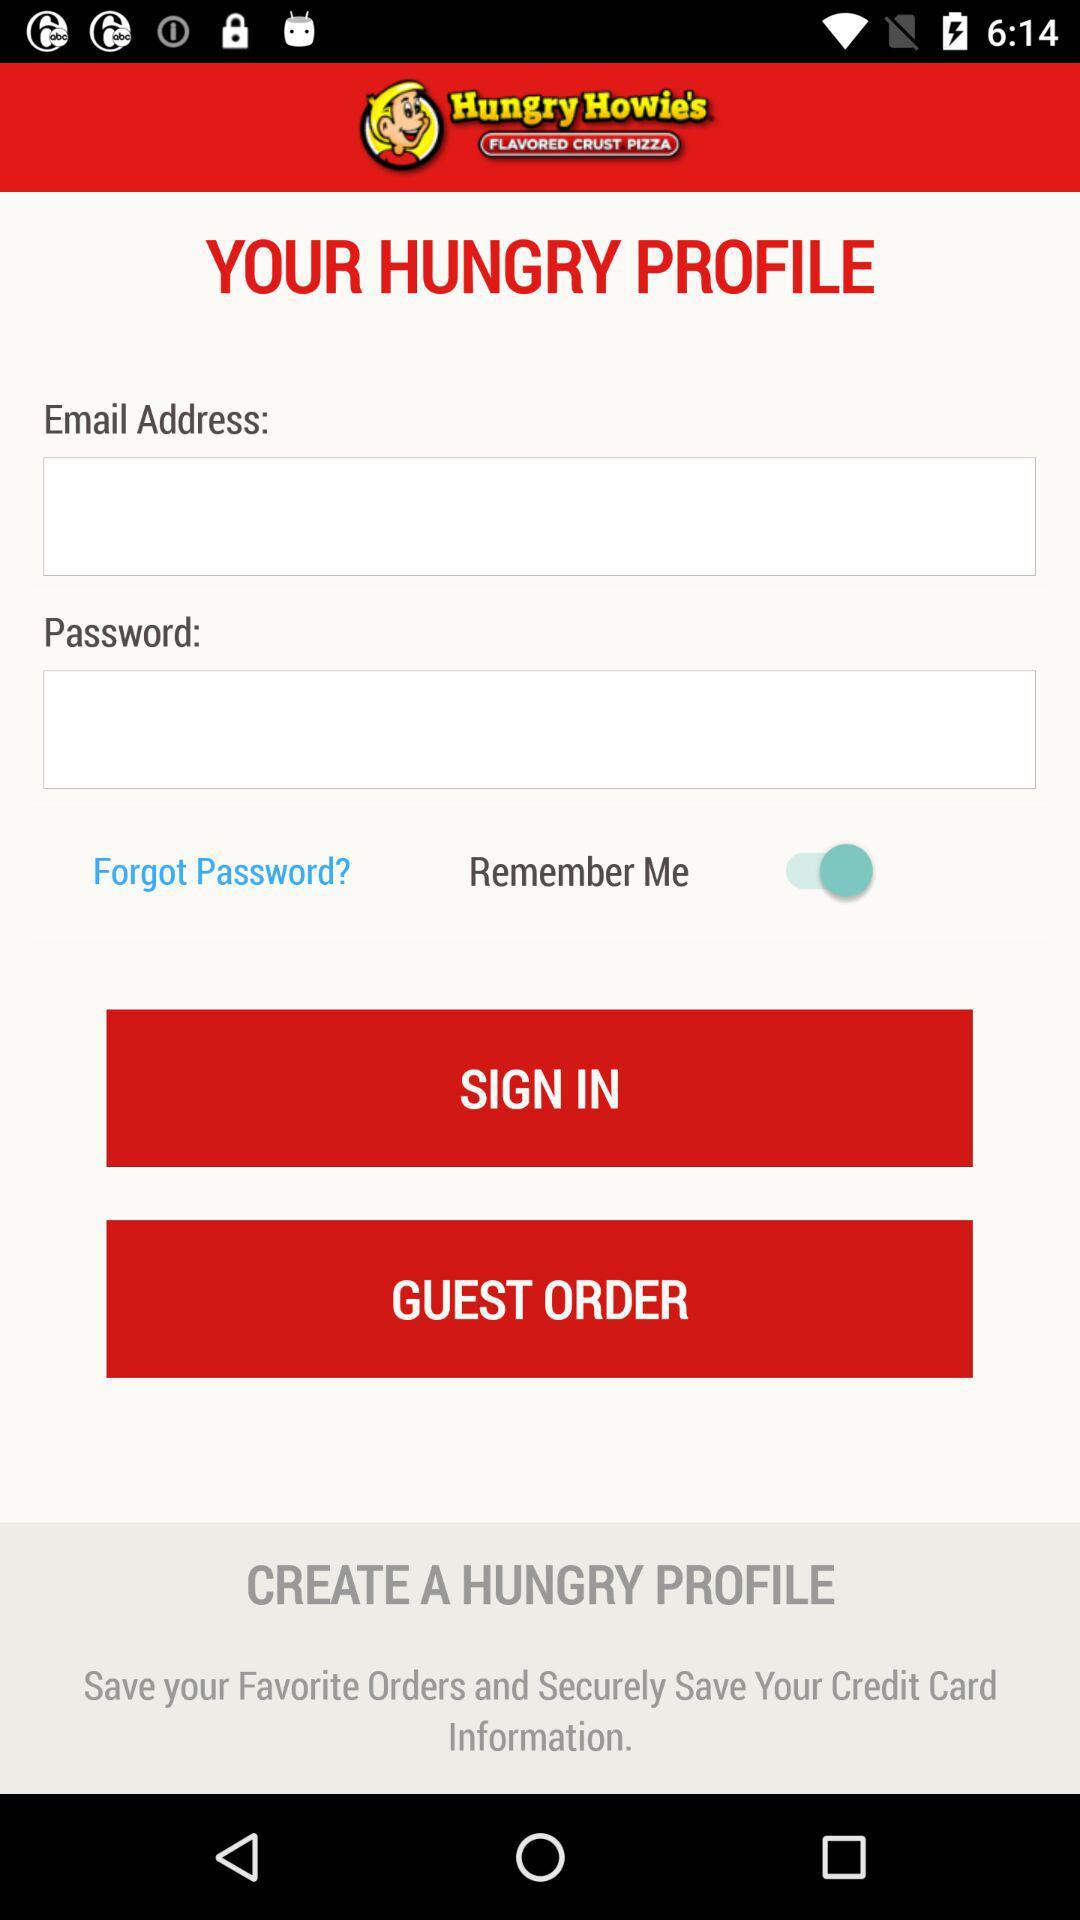 This screenshot has width=1080, height=1920. What do you see at coordinates (538, 1086) in the screenshot?
I see `icon below the remember me` at bounding box center [538, 1086].